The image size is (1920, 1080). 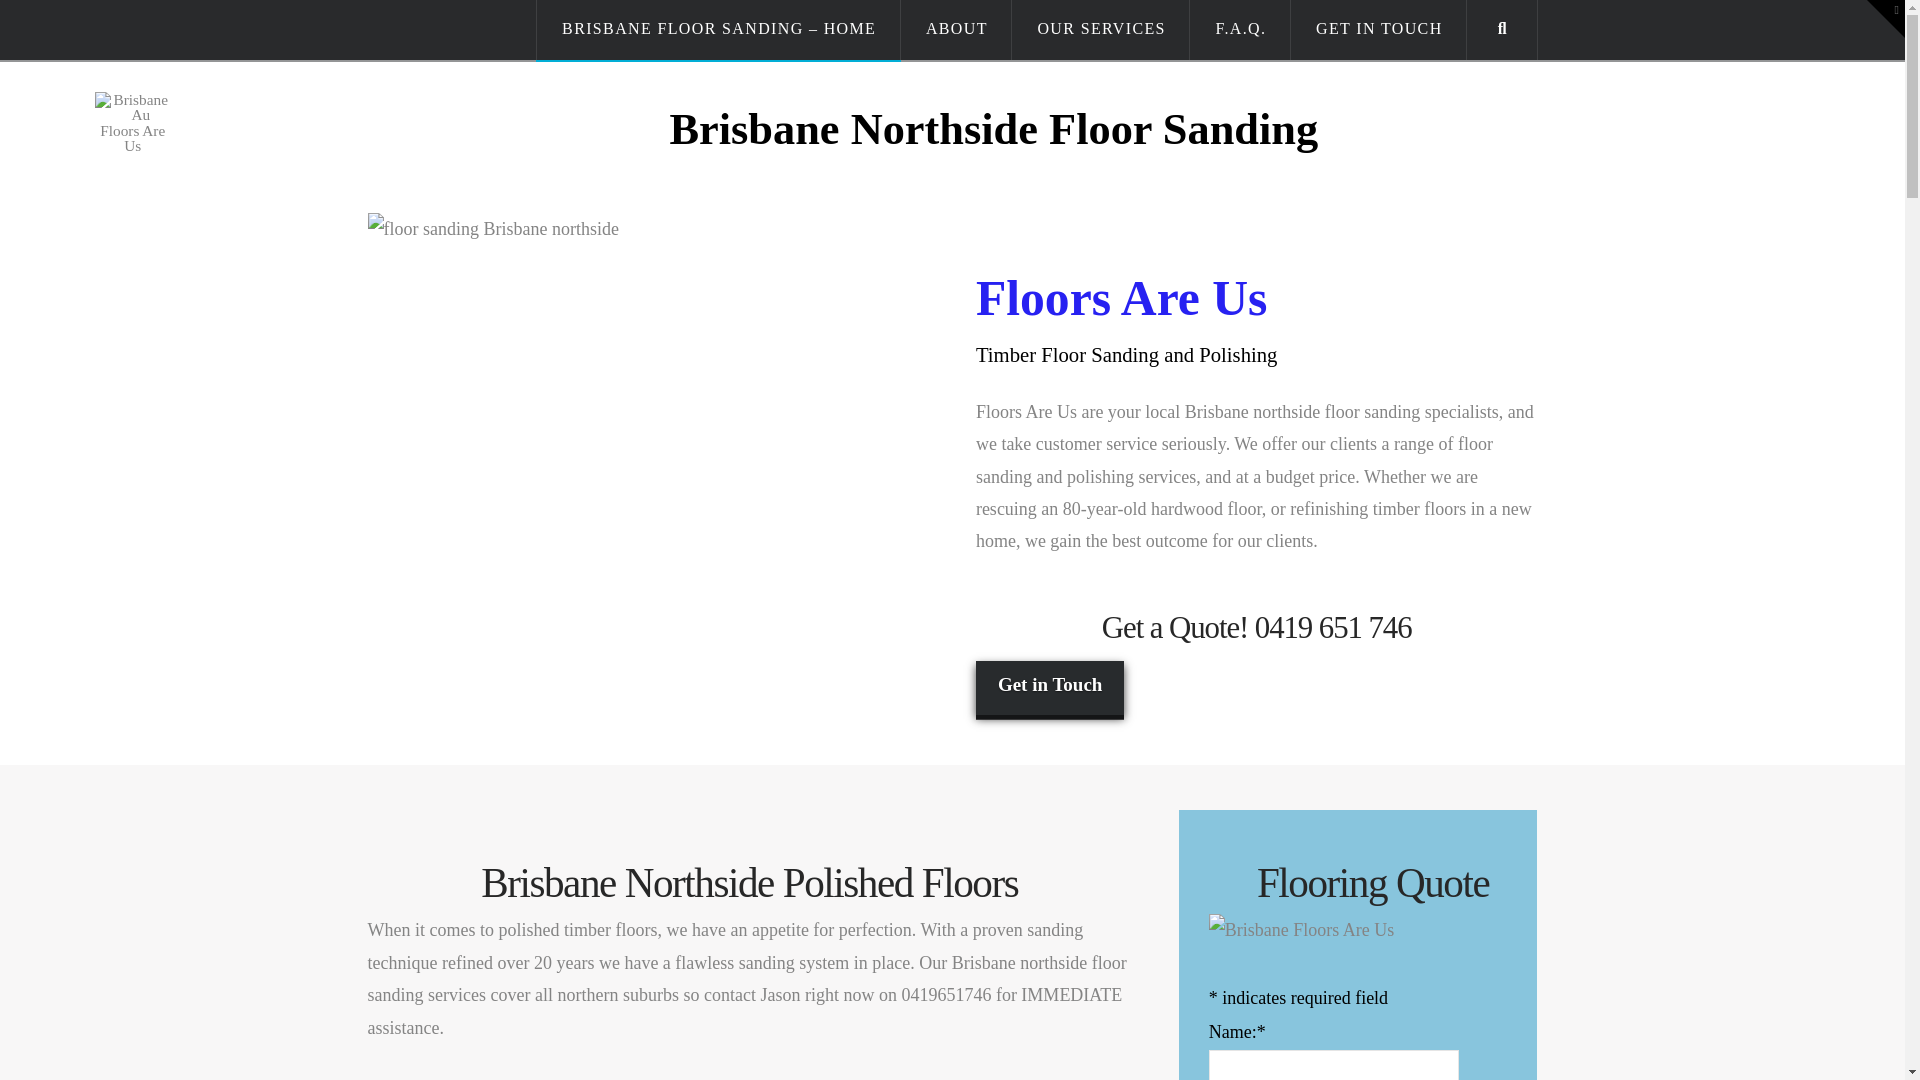 What do you see at coordinates (1012, 30) in the screenshot?
I see `'OUR SERVICES'` at bounding box center [1012, 30].